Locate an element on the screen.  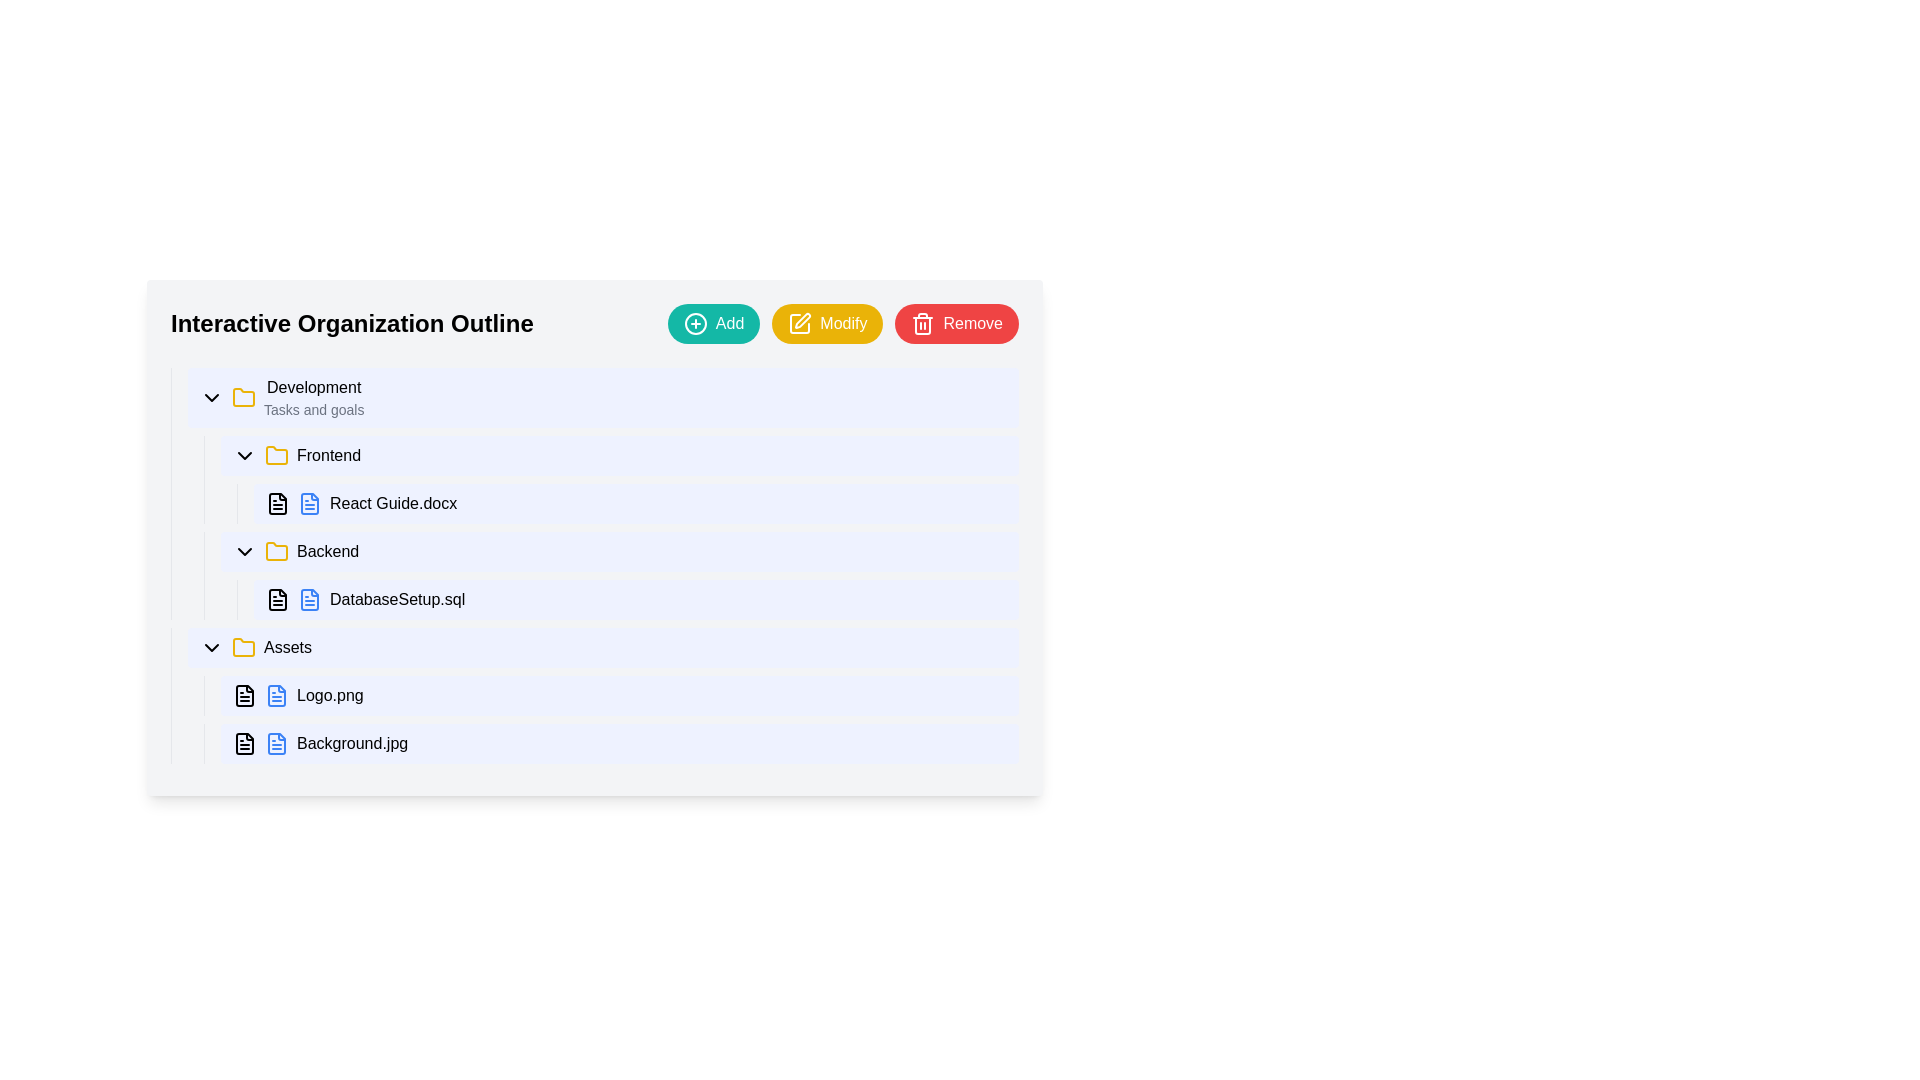
the Text Label that serves as a title for the 'Development' folder section, located directly beneath the yellow folder icon labeled 'Development' is located at coordinates (313, 397).